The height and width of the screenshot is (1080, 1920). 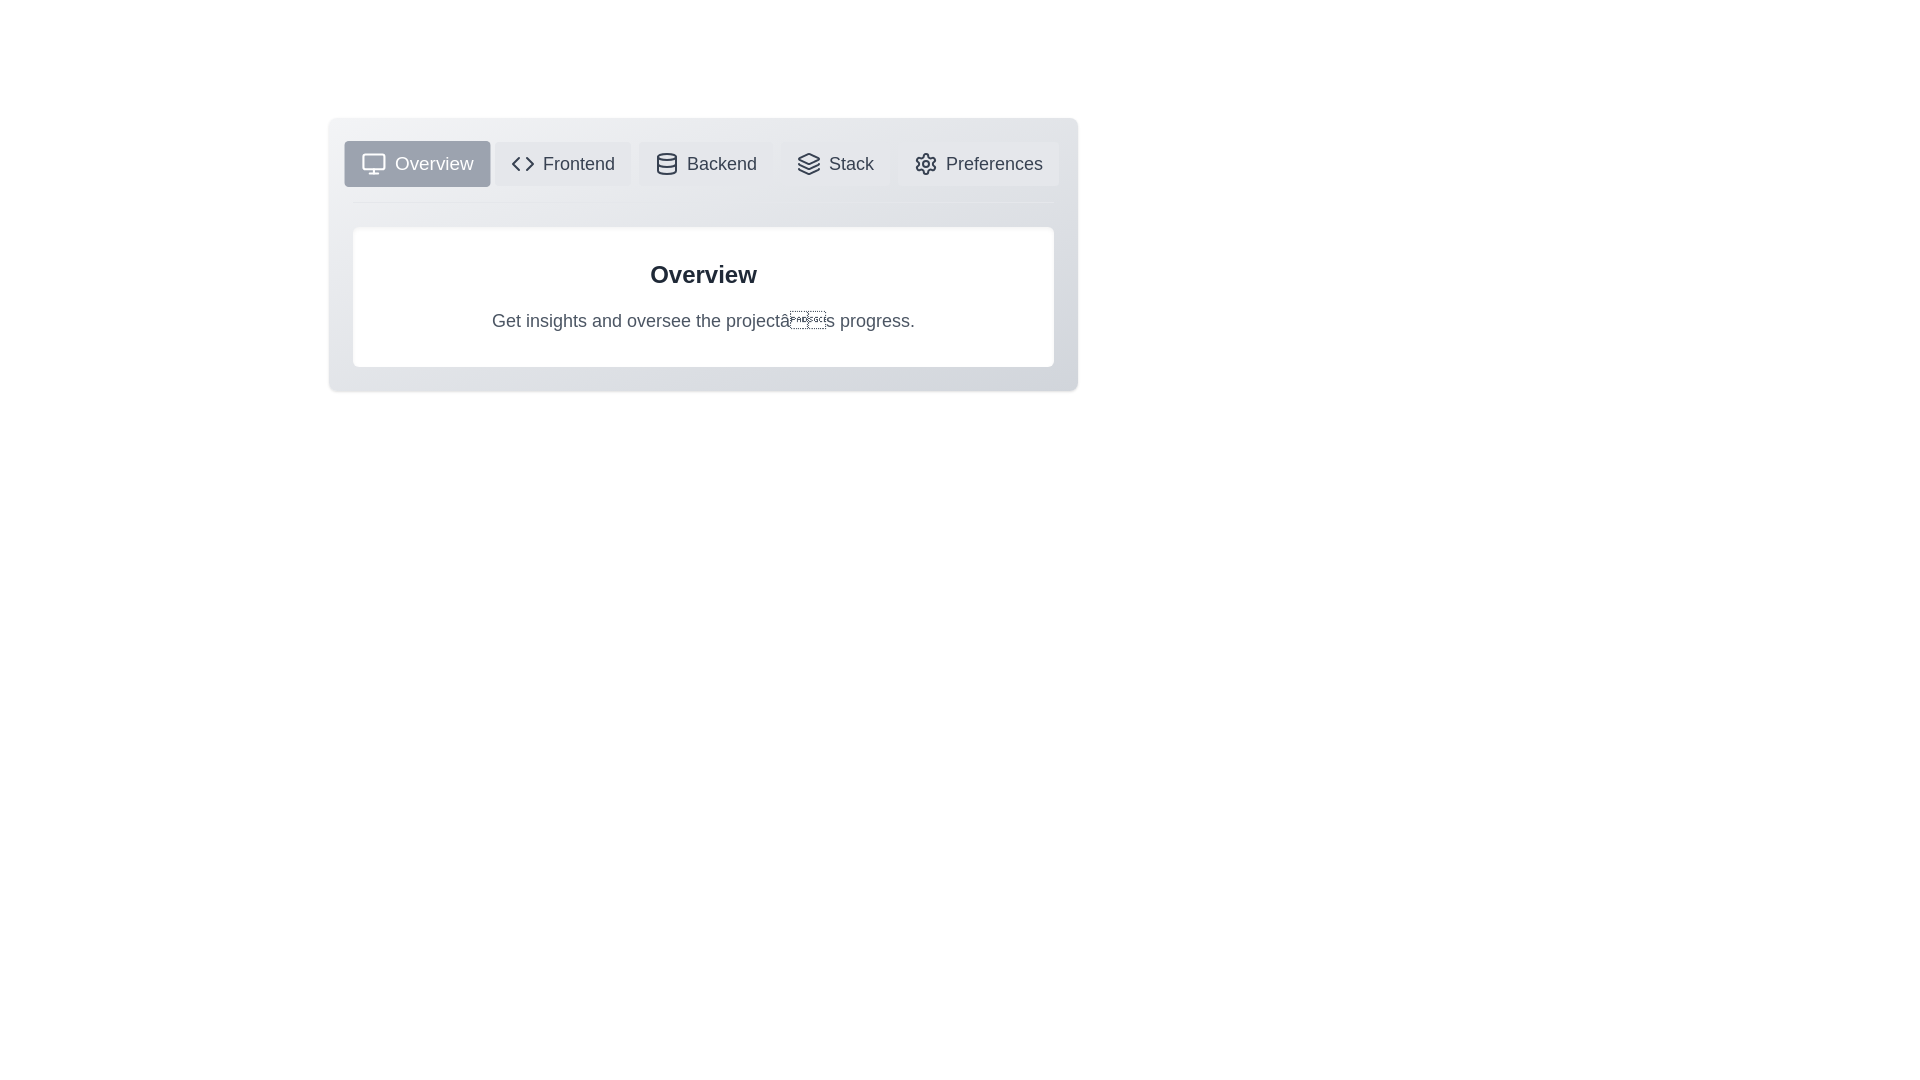 What do you see at coordinates (561, 163) in the screenshot?
I see `the icon of the Frontend tab` at bounding box center [561, 163].